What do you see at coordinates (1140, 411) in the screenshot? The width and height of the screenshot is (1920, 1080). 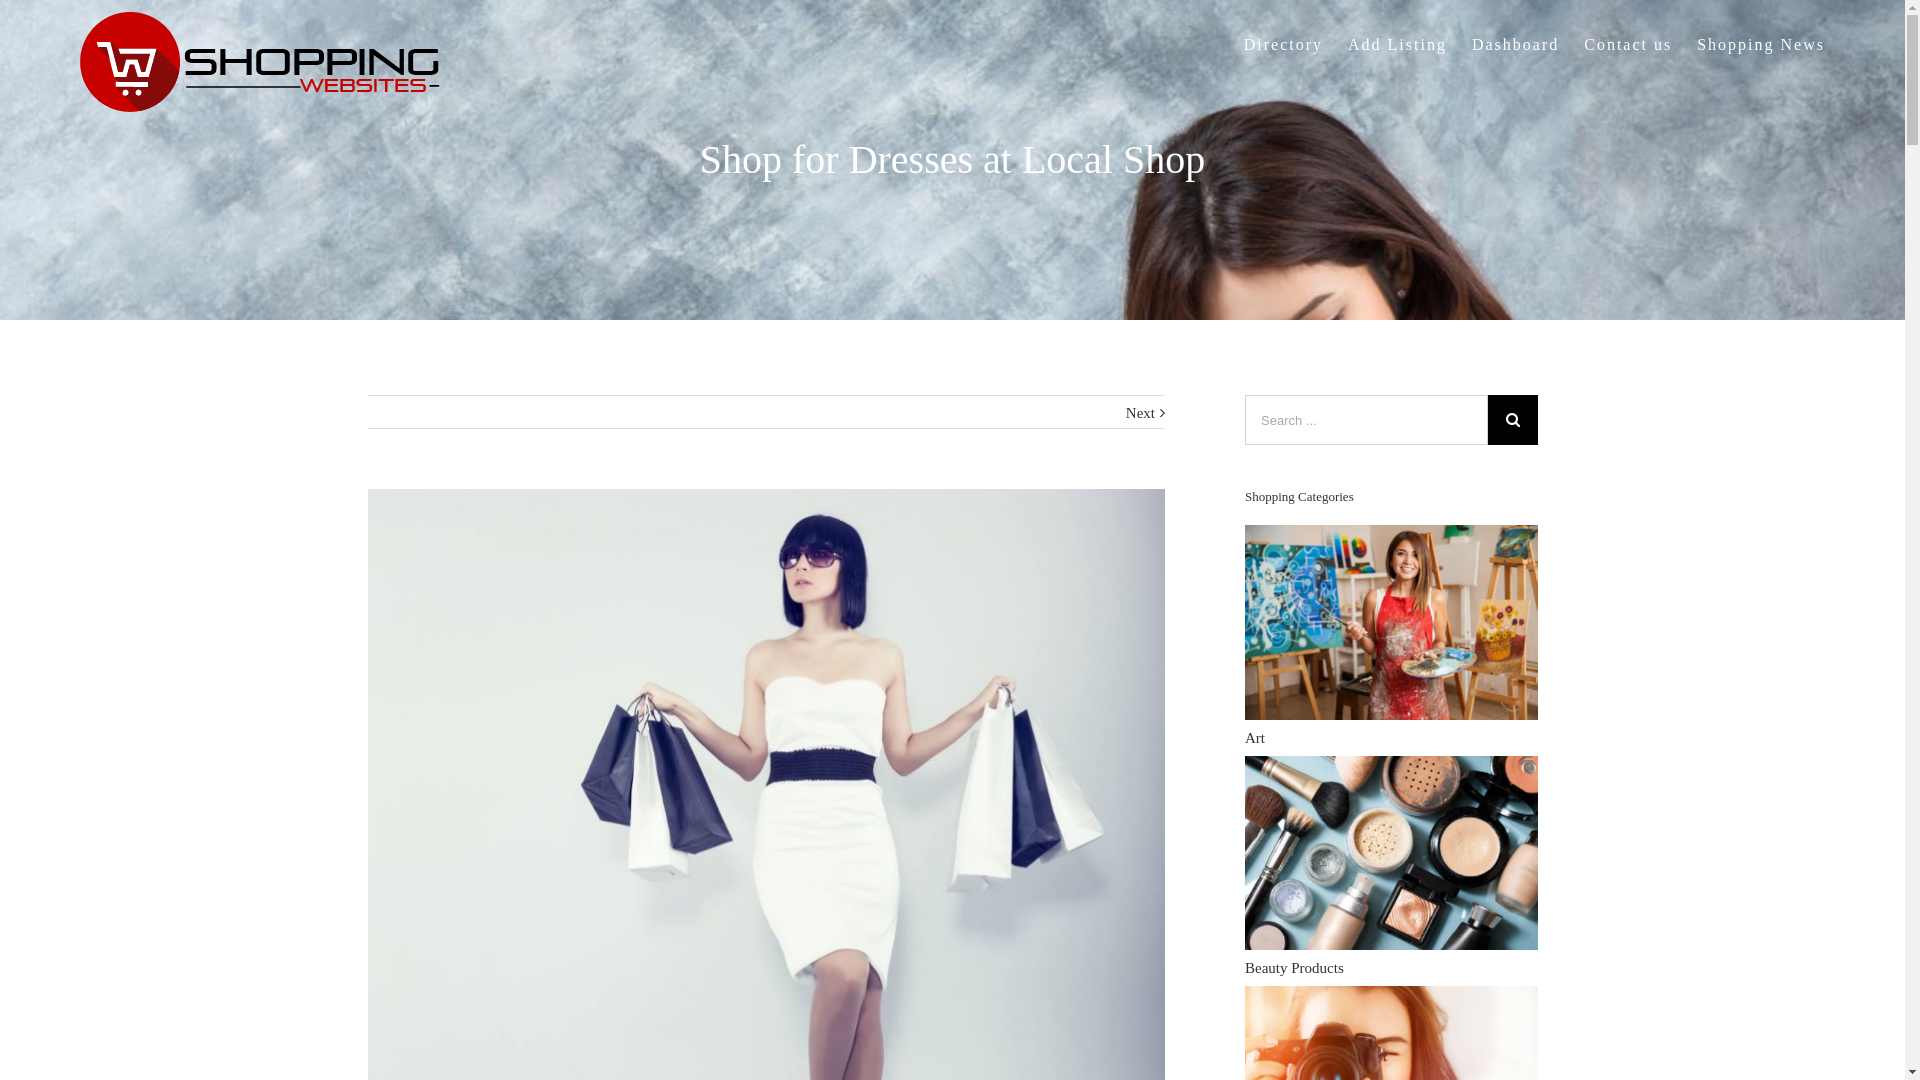 I see `'Next'` at bounding box center [1140, 411].